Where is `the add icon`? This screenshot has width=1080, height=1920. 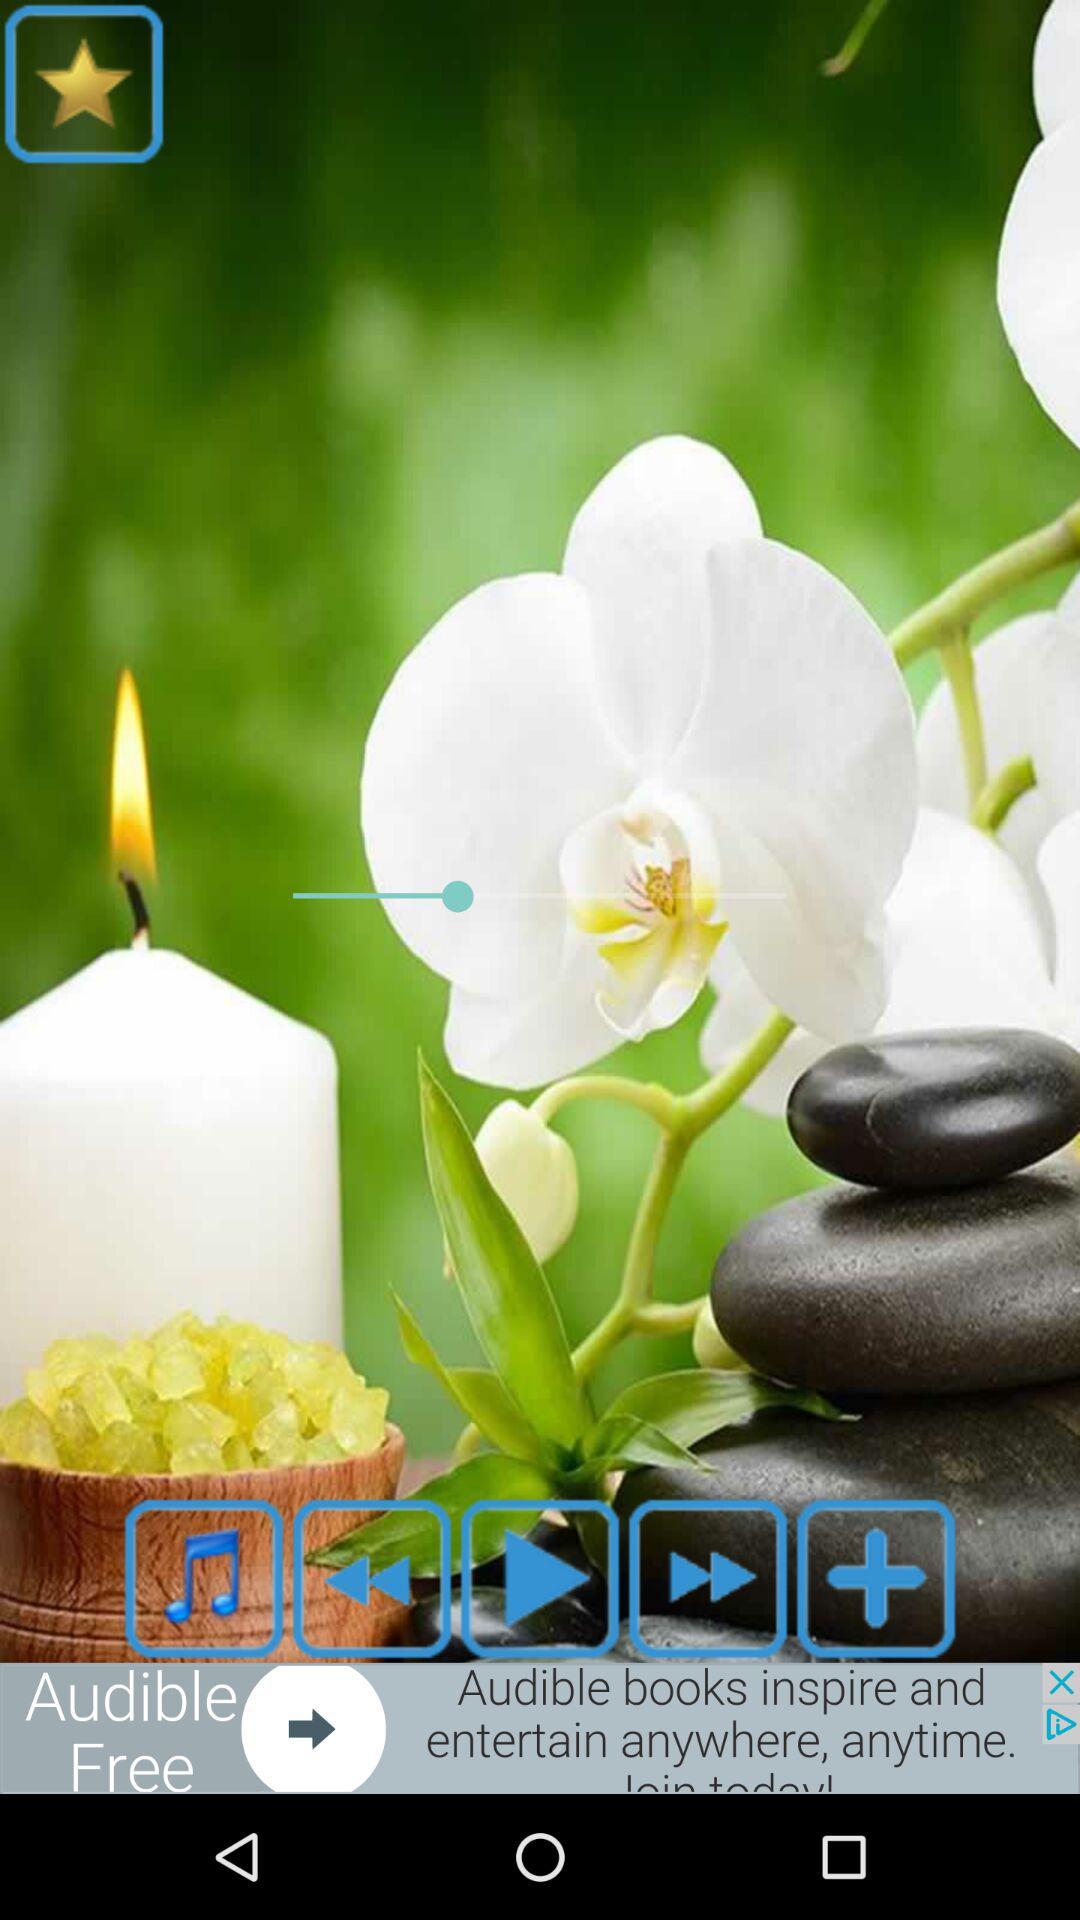 the add icon is located at coordinates (874, 1577).